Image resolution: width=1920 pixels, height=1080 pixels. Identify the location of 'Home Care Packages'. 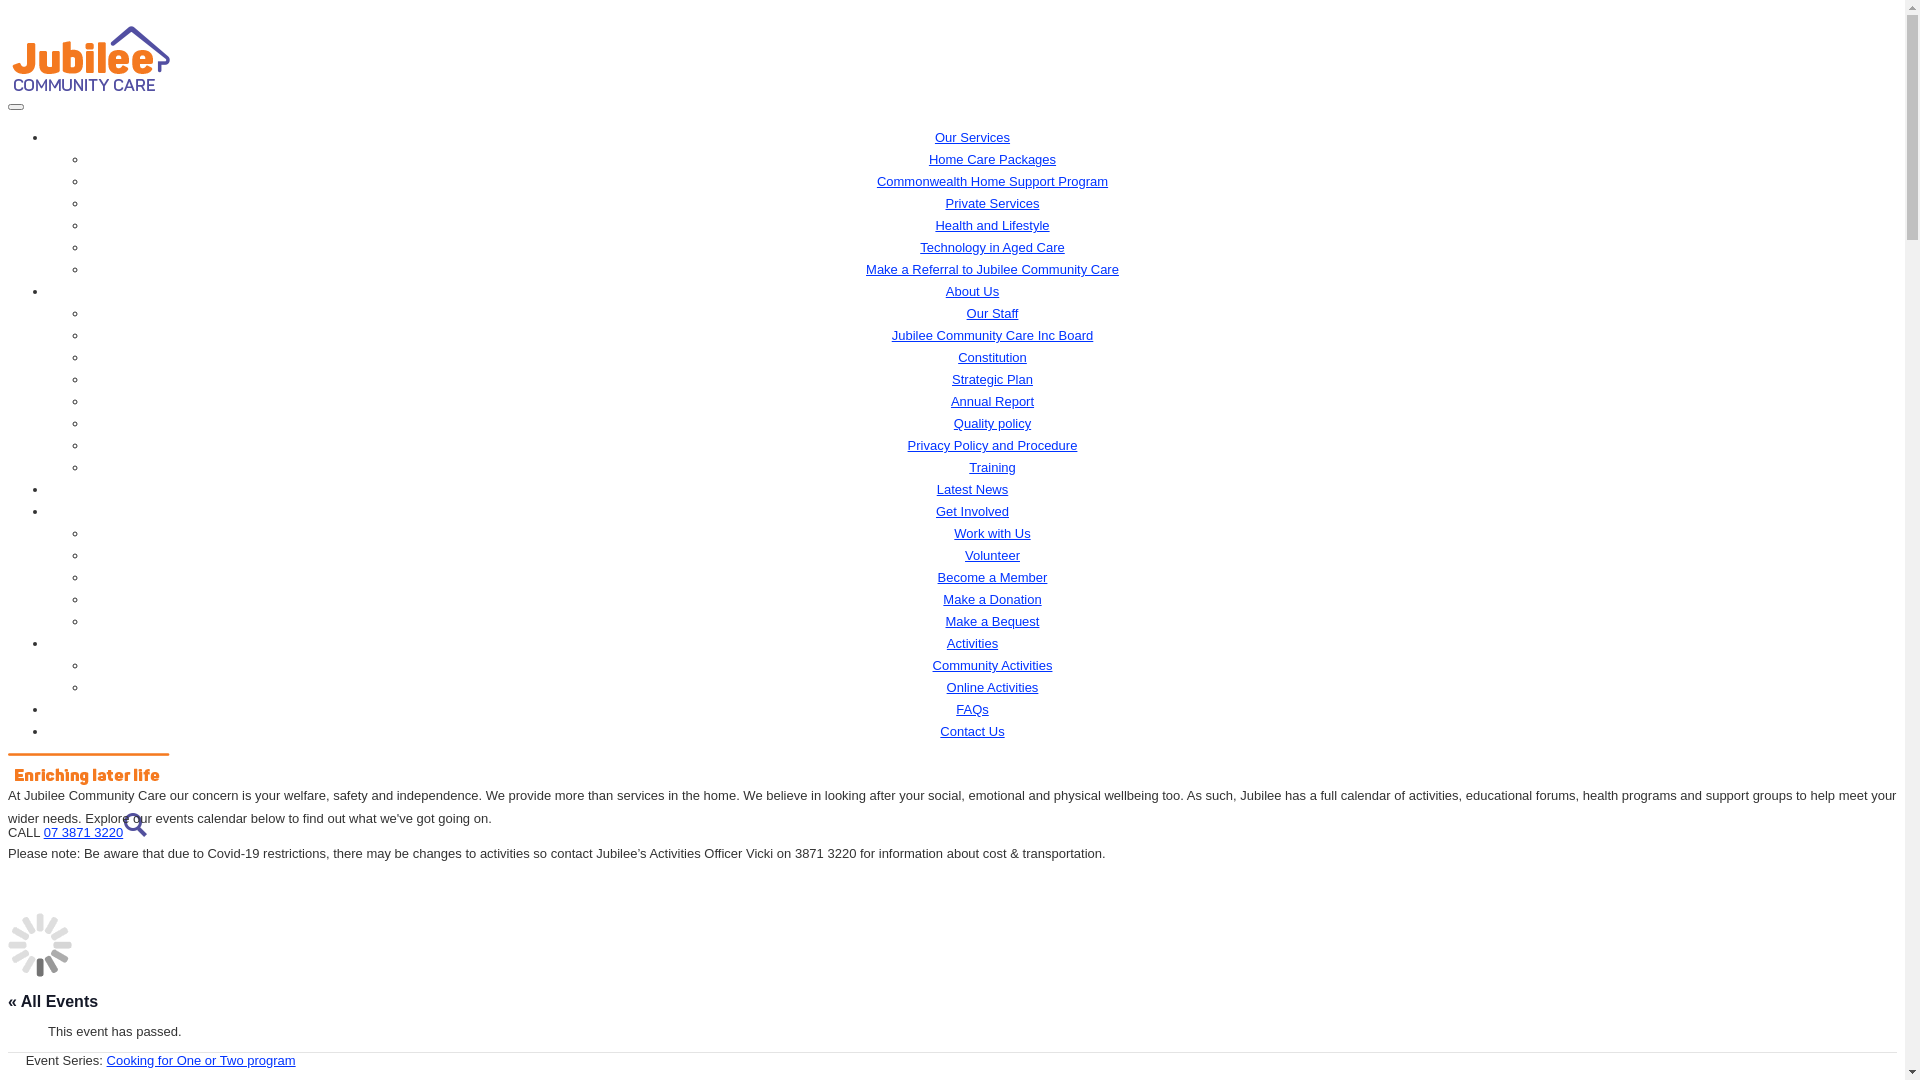
(992, 158).